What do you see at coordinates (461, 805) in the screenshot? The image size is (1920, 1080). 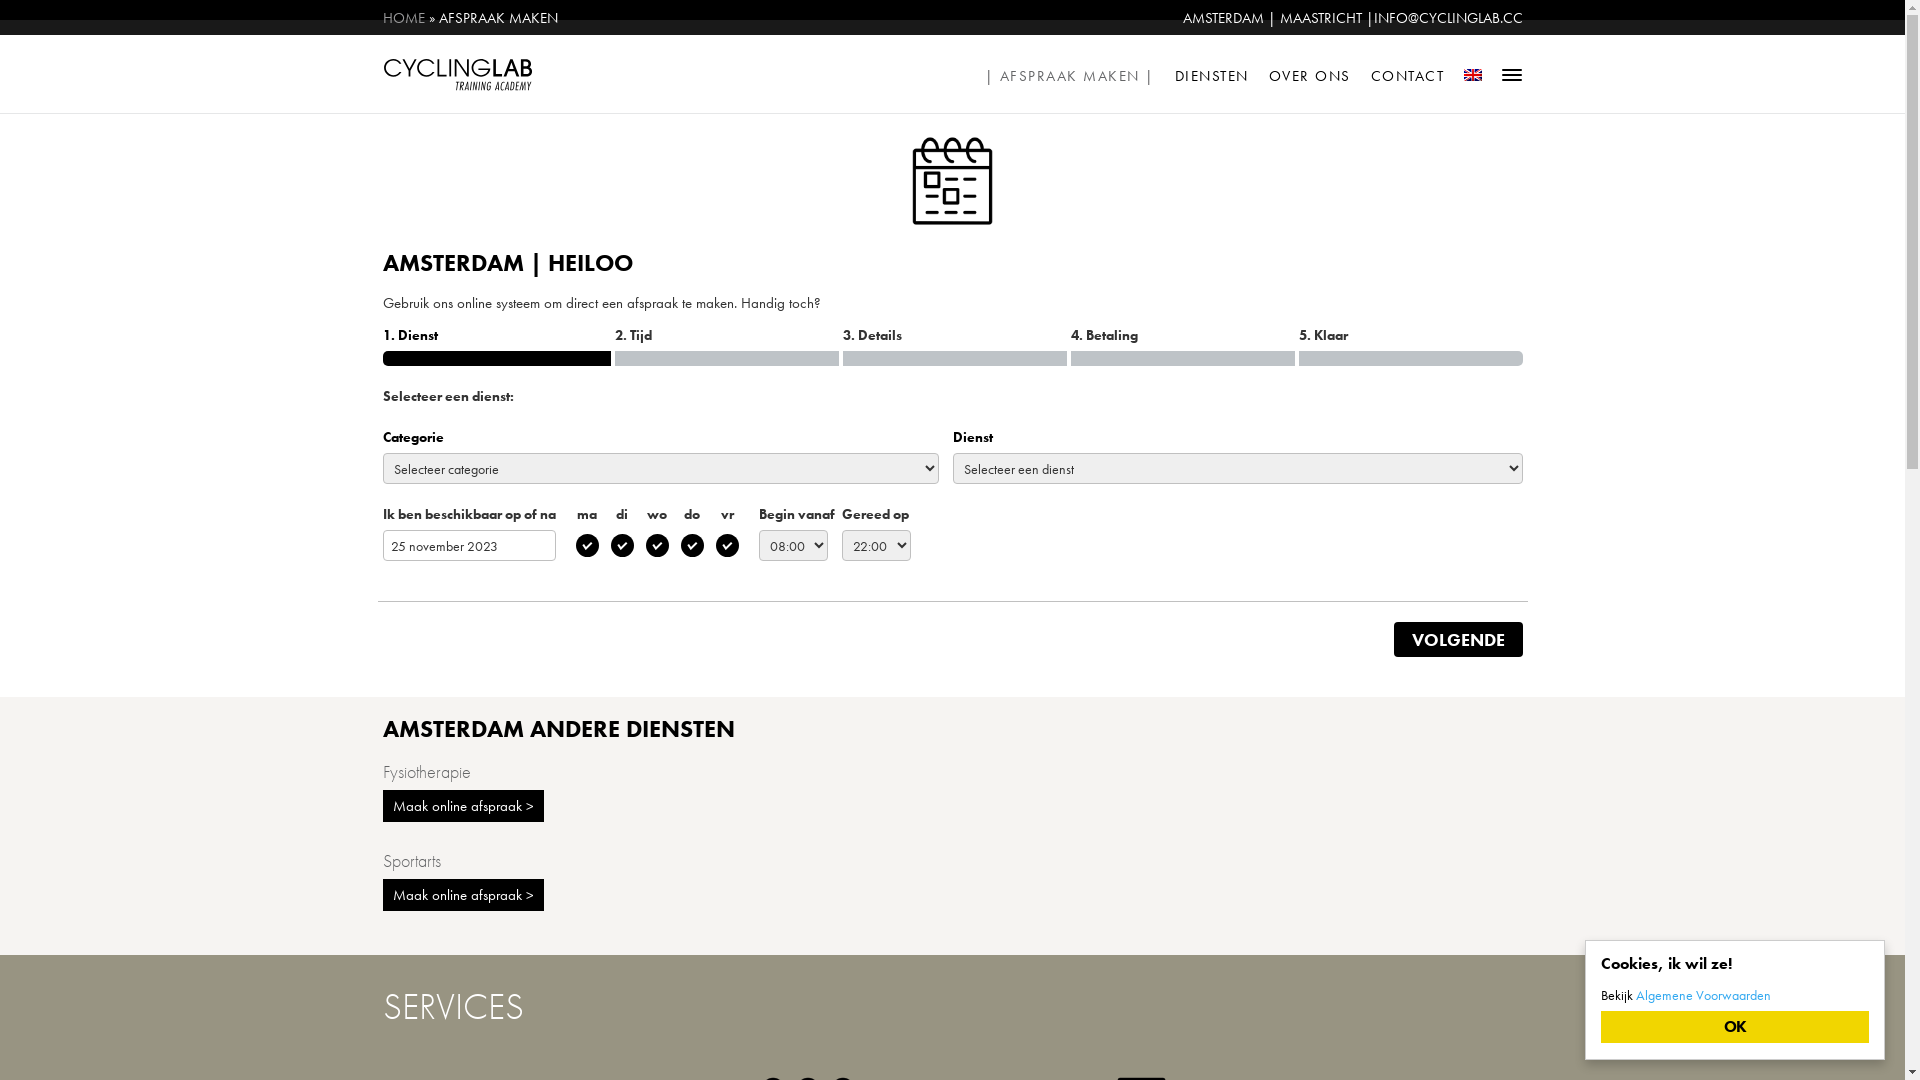 I see `'Maak online afspraak >'` at bounding box center [461, 805].